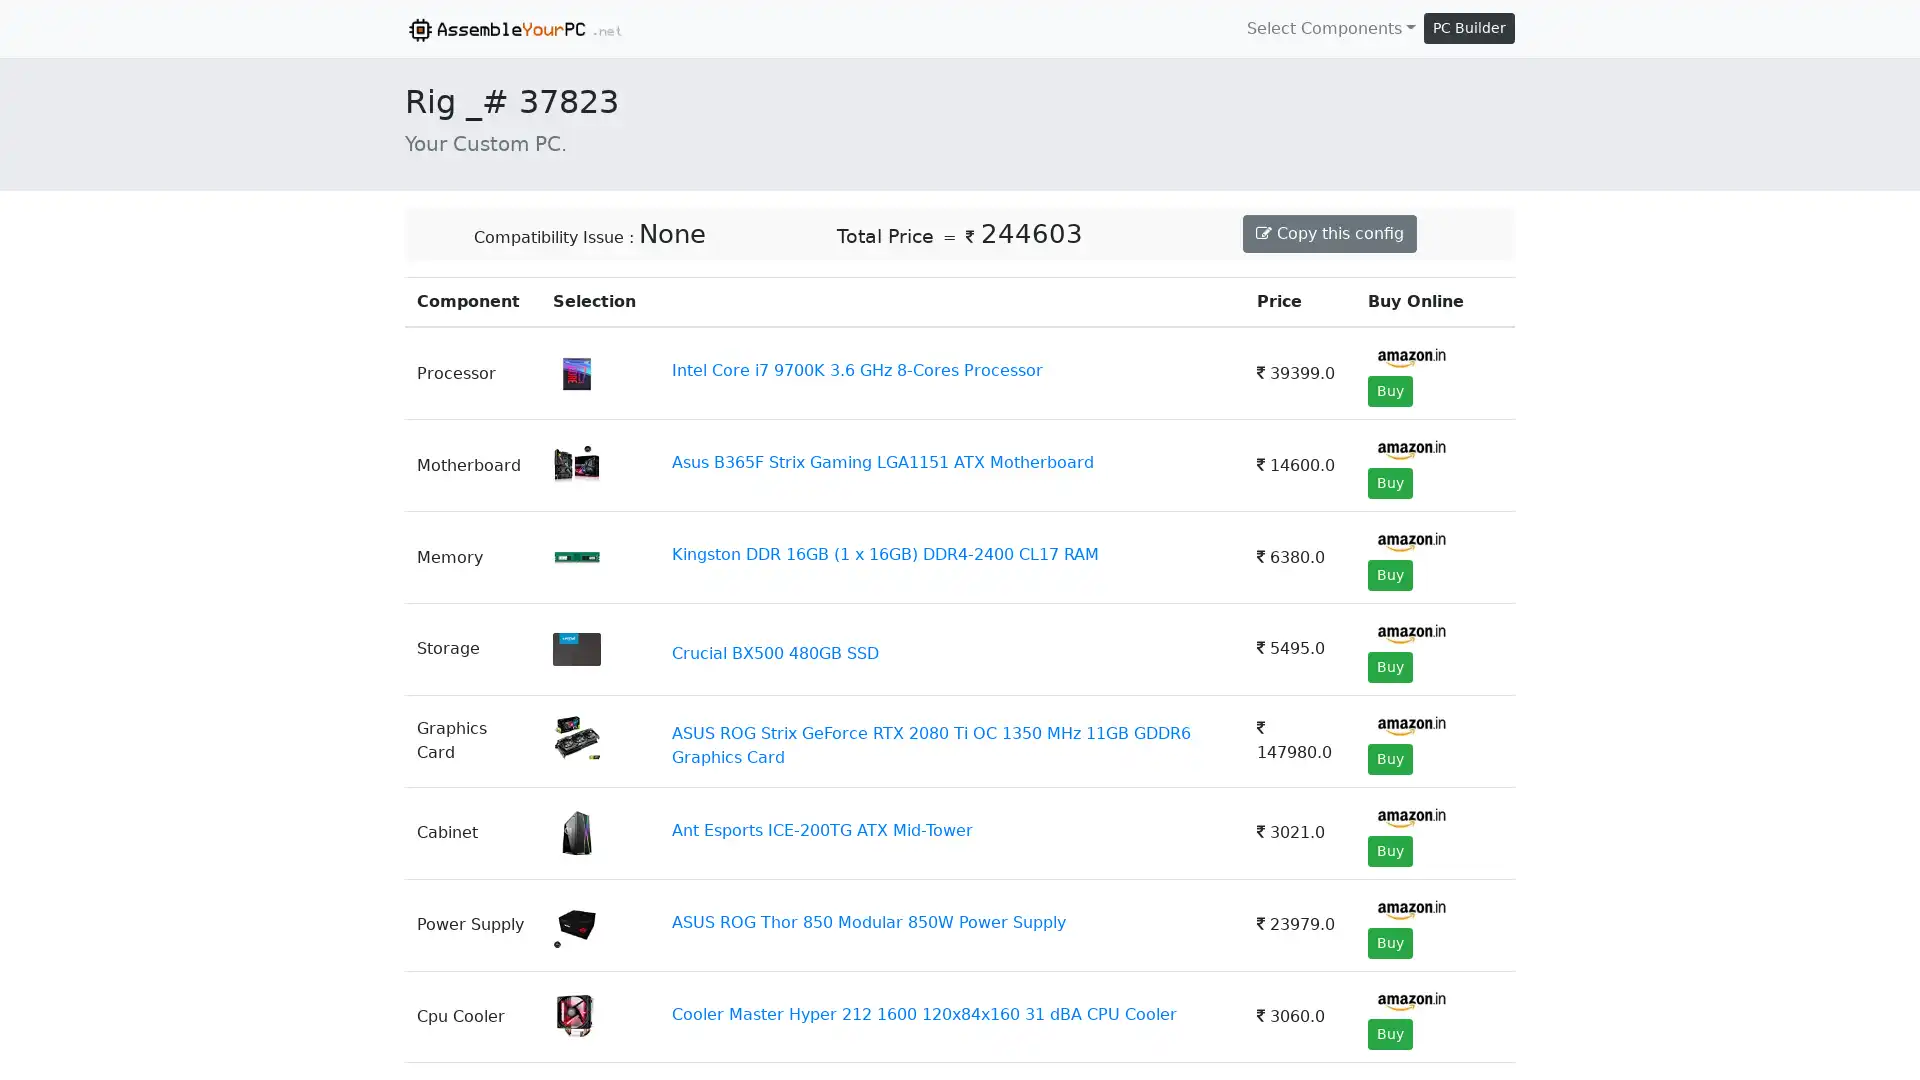 The height and width of the screenshot is (1080, 1920). I want to click on Copy this config, so click(1329, 231).